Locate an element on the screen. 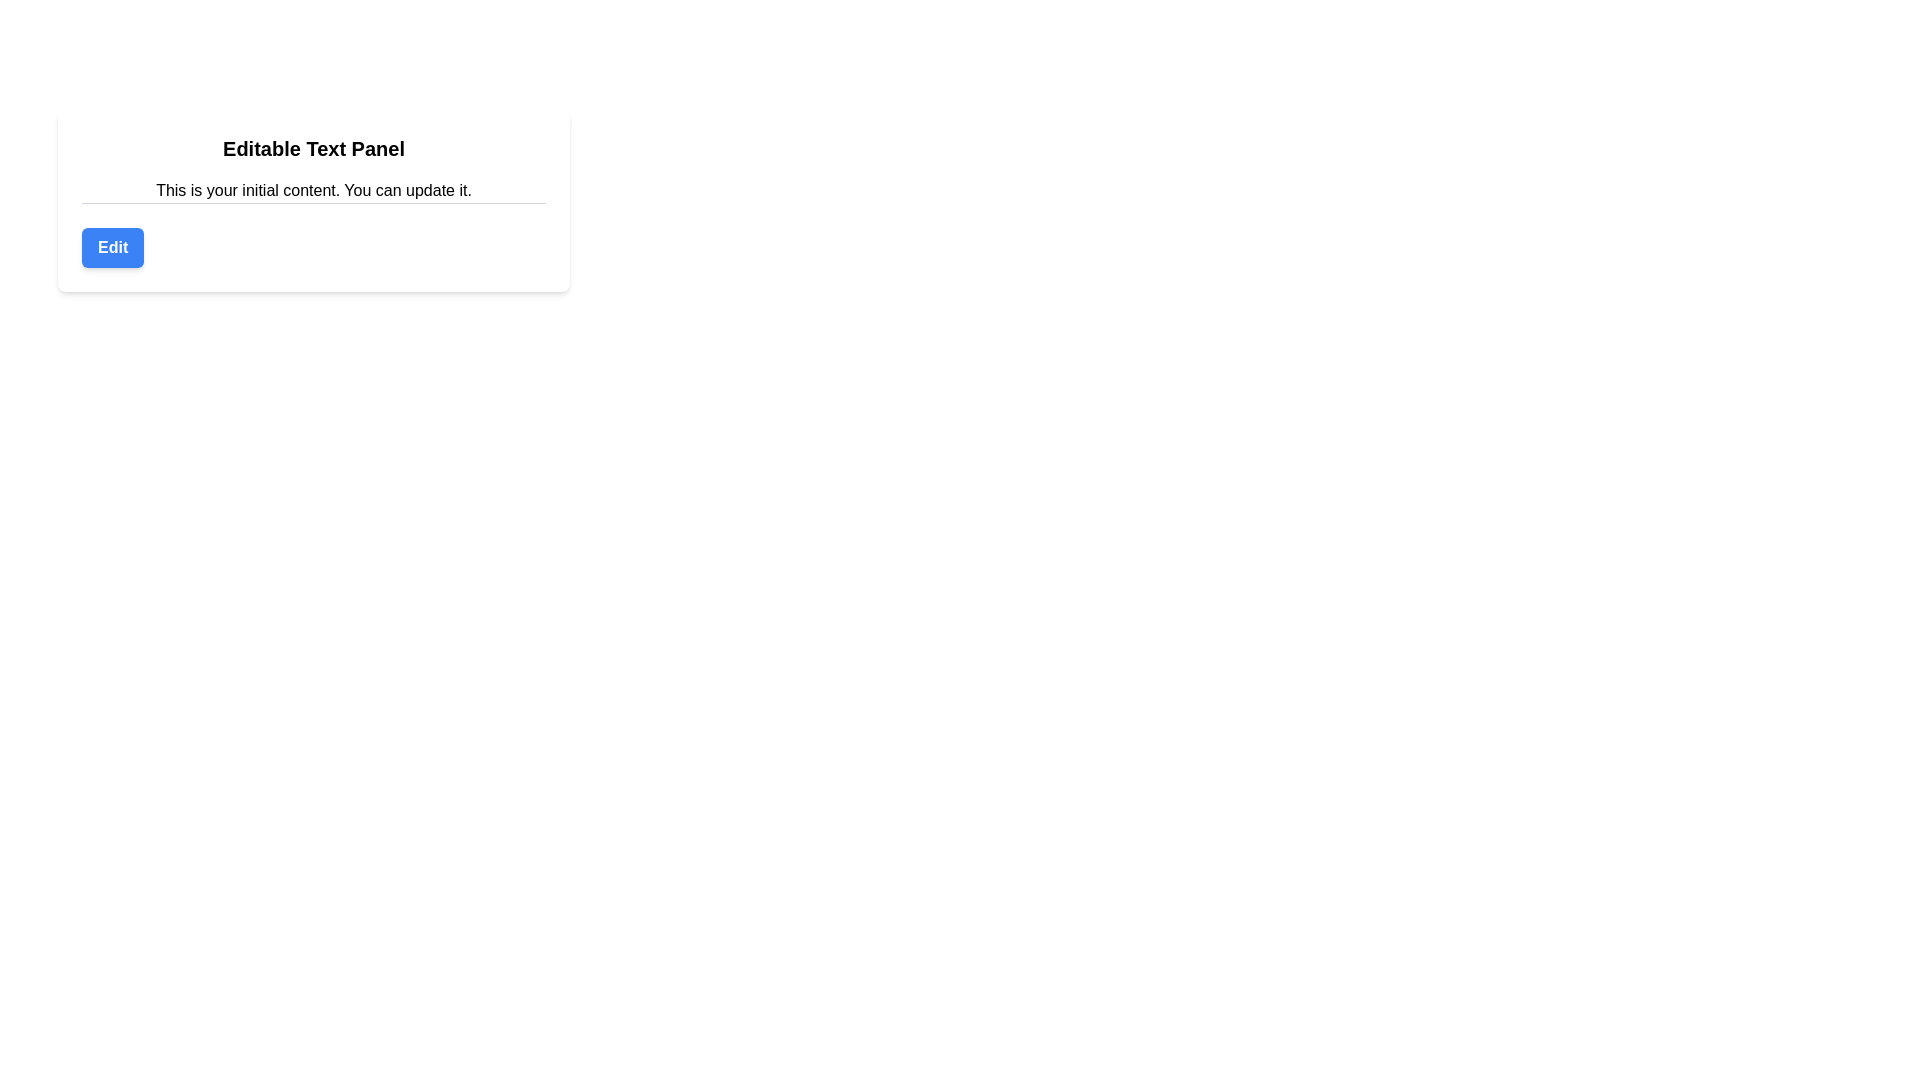 The image size is (1920, 1080). the text display element that shows 'This is your initial content. You can update it.' which is centrally located below the title 'Editable Text Panel' and above the 'Edit' button is located at coordinates (312, 191).